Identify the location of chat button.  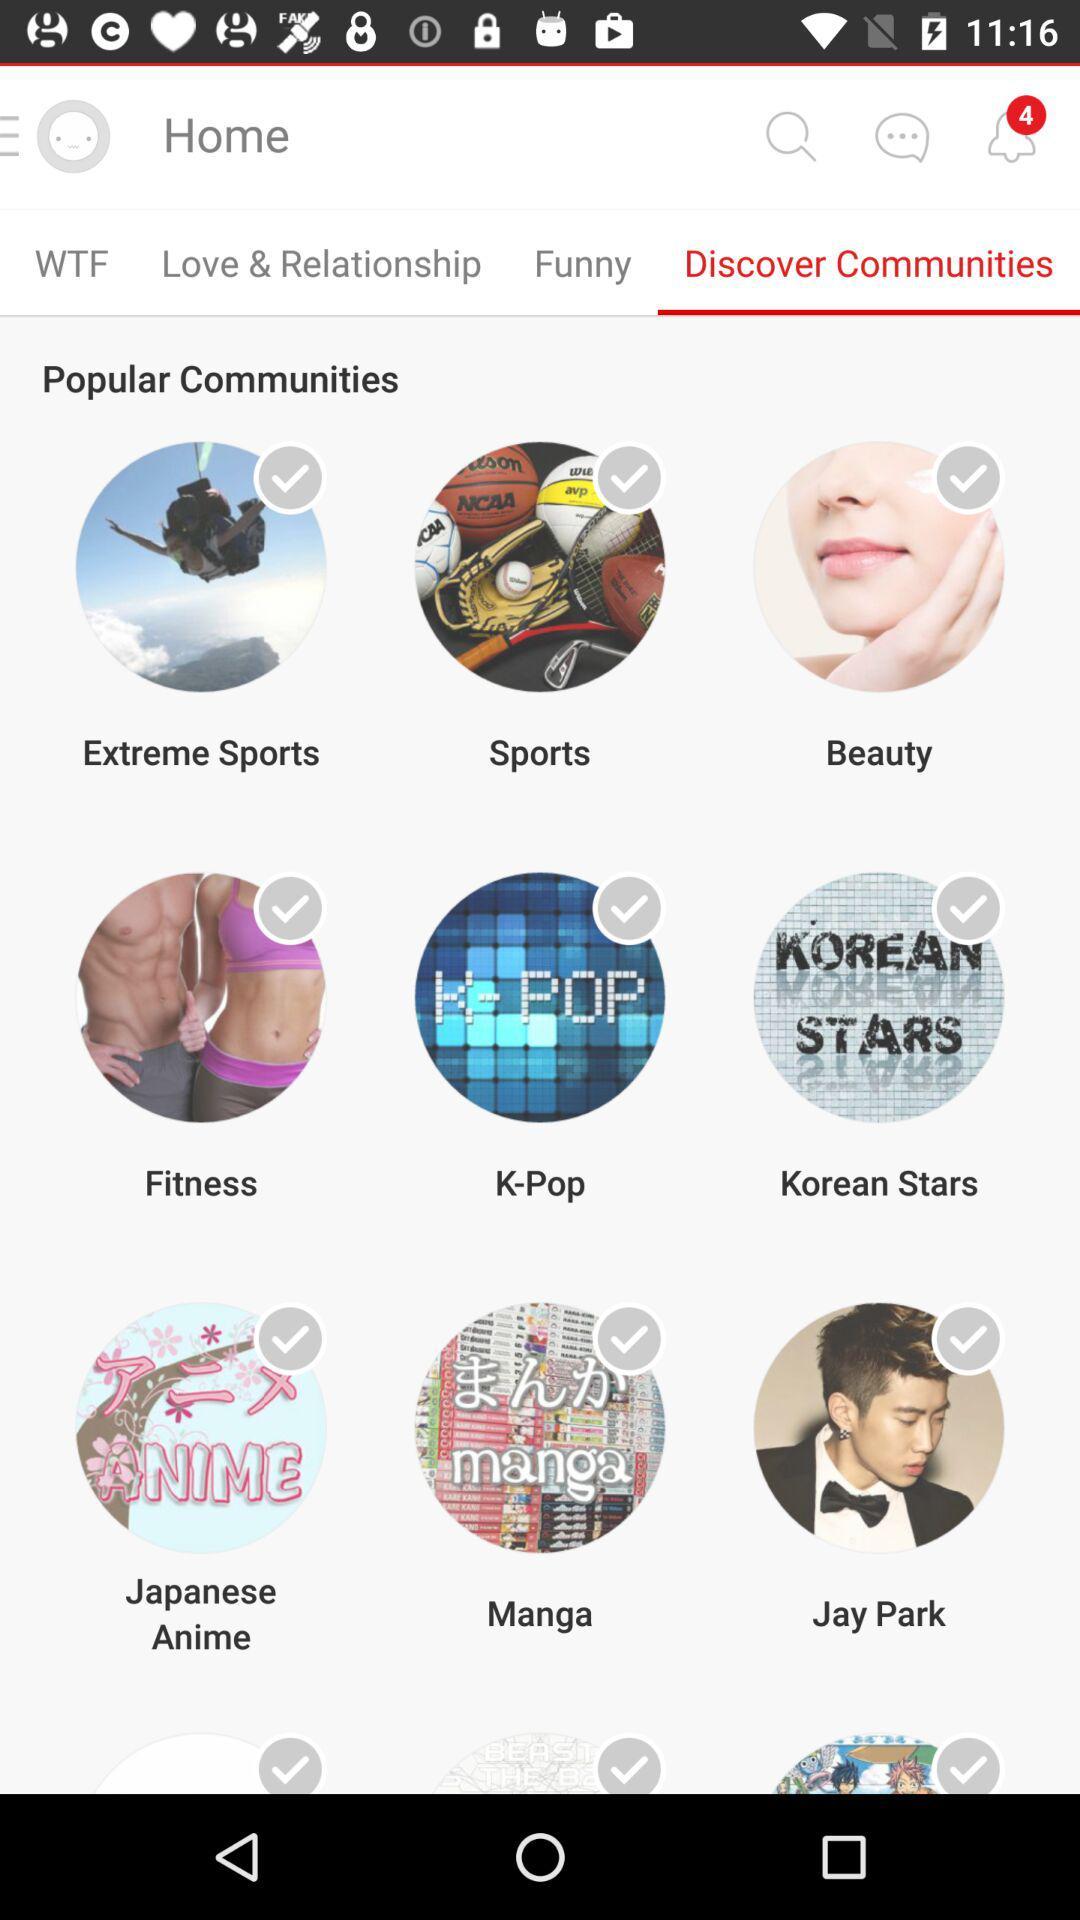
(901, 135).